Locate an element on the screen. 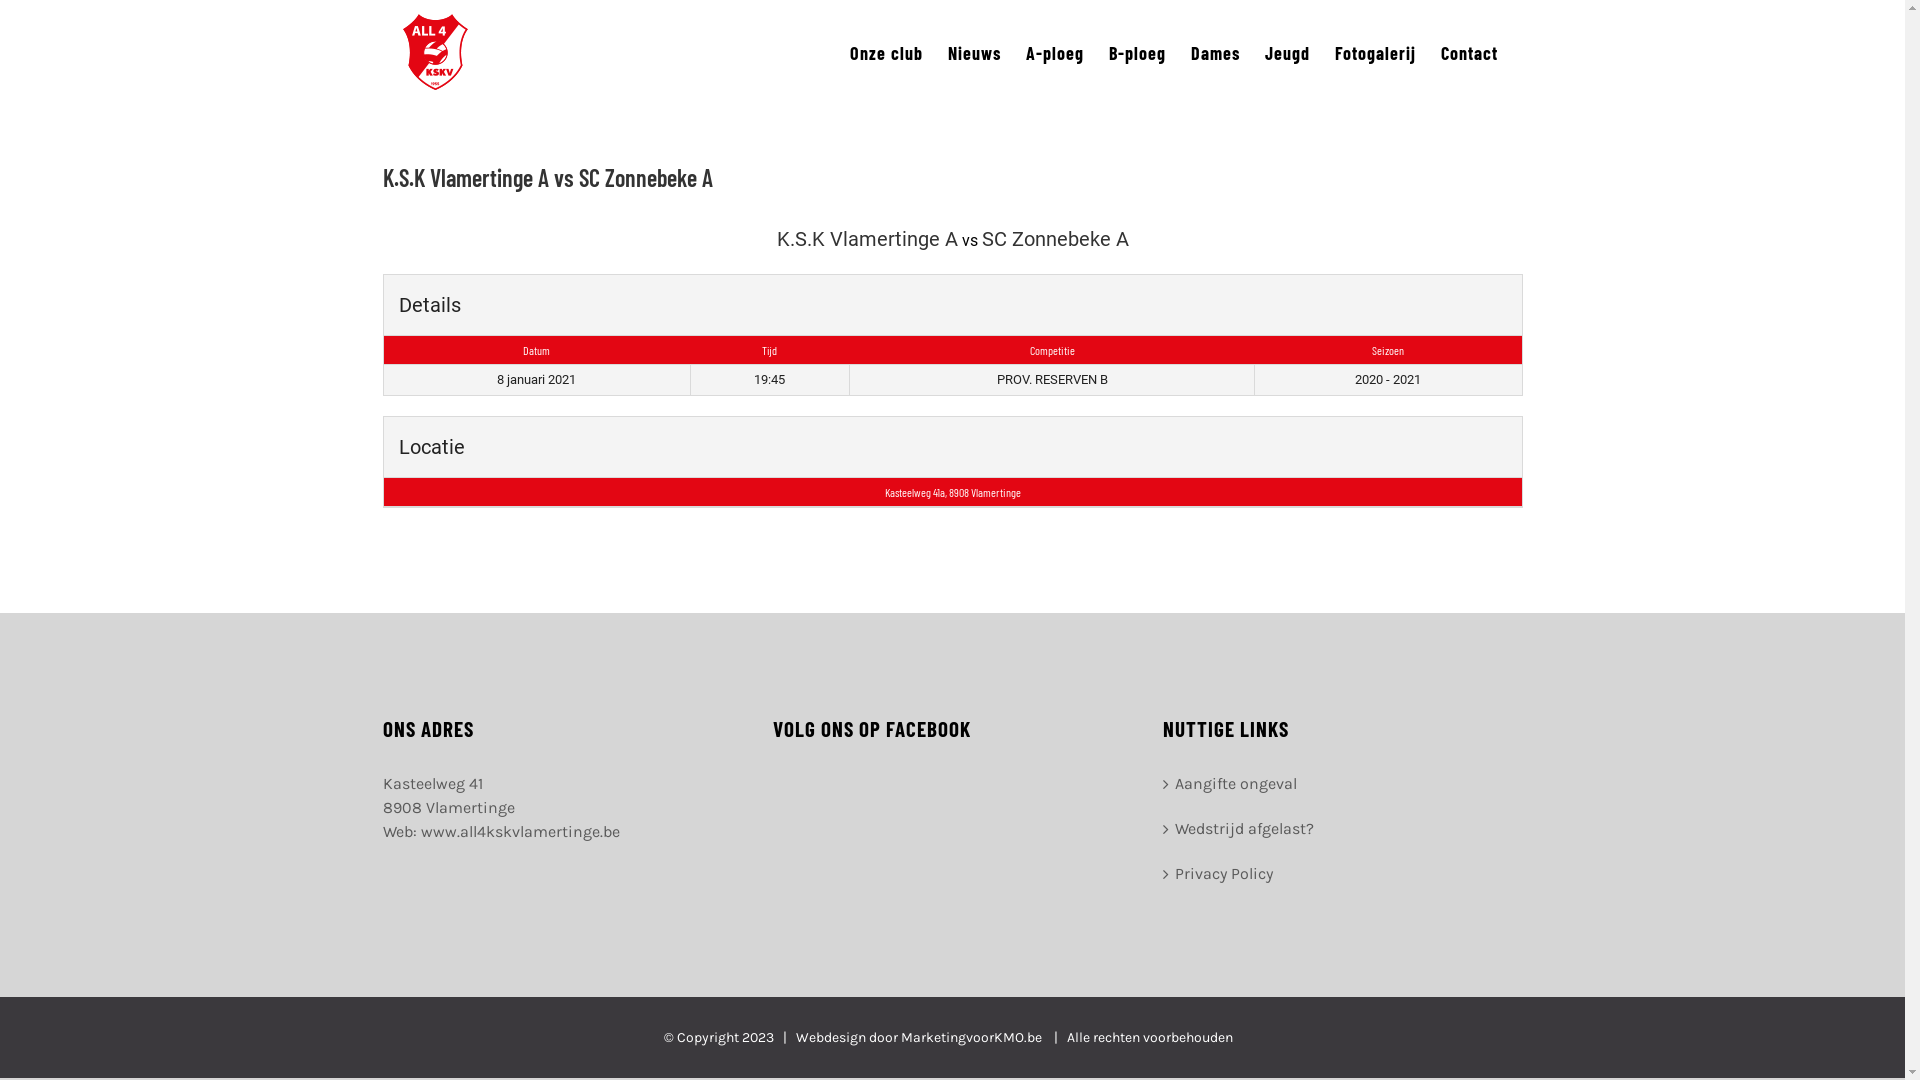  'Jeugd' is located at coordinates (1286, 51).